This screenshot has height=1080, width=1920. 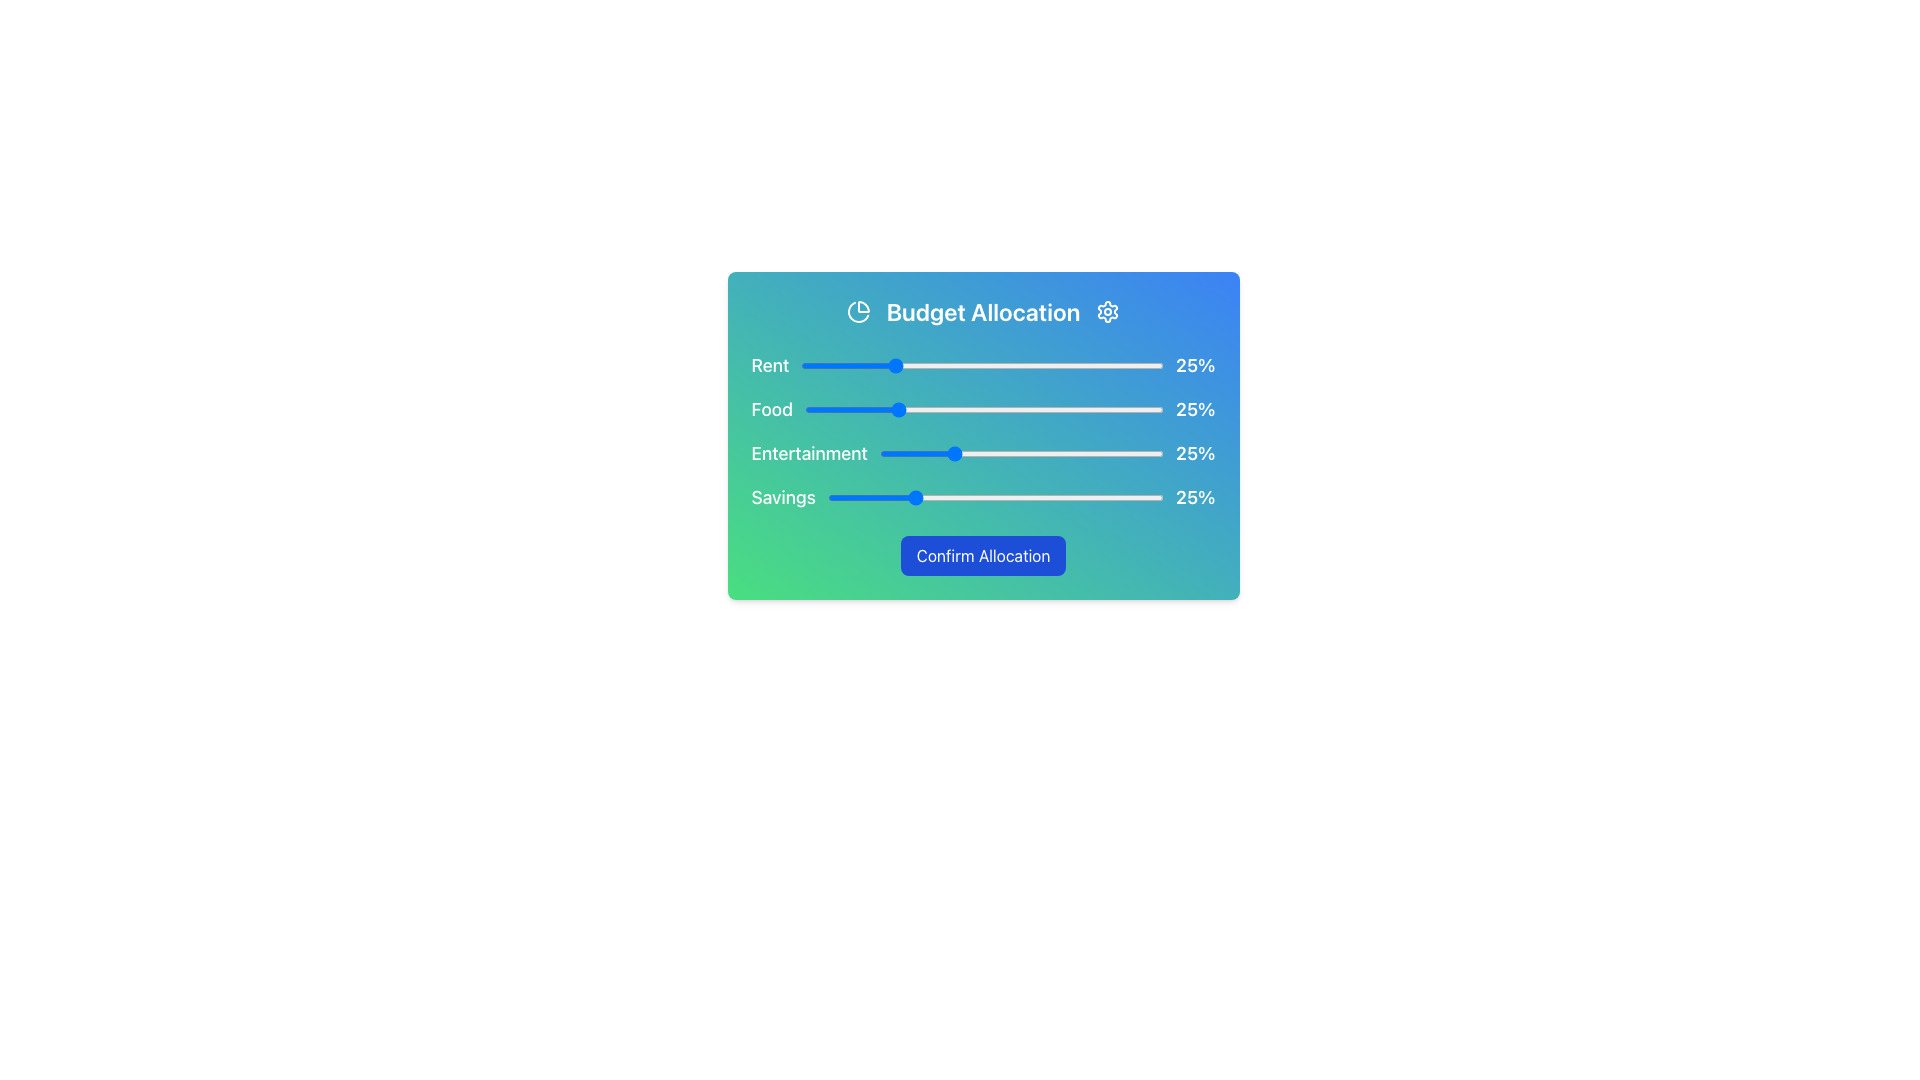 What do you see at coordinates (1127, 454) in the screenshot?
I see `the Entertainment budget percentage` at bounding box center [1127, 454].